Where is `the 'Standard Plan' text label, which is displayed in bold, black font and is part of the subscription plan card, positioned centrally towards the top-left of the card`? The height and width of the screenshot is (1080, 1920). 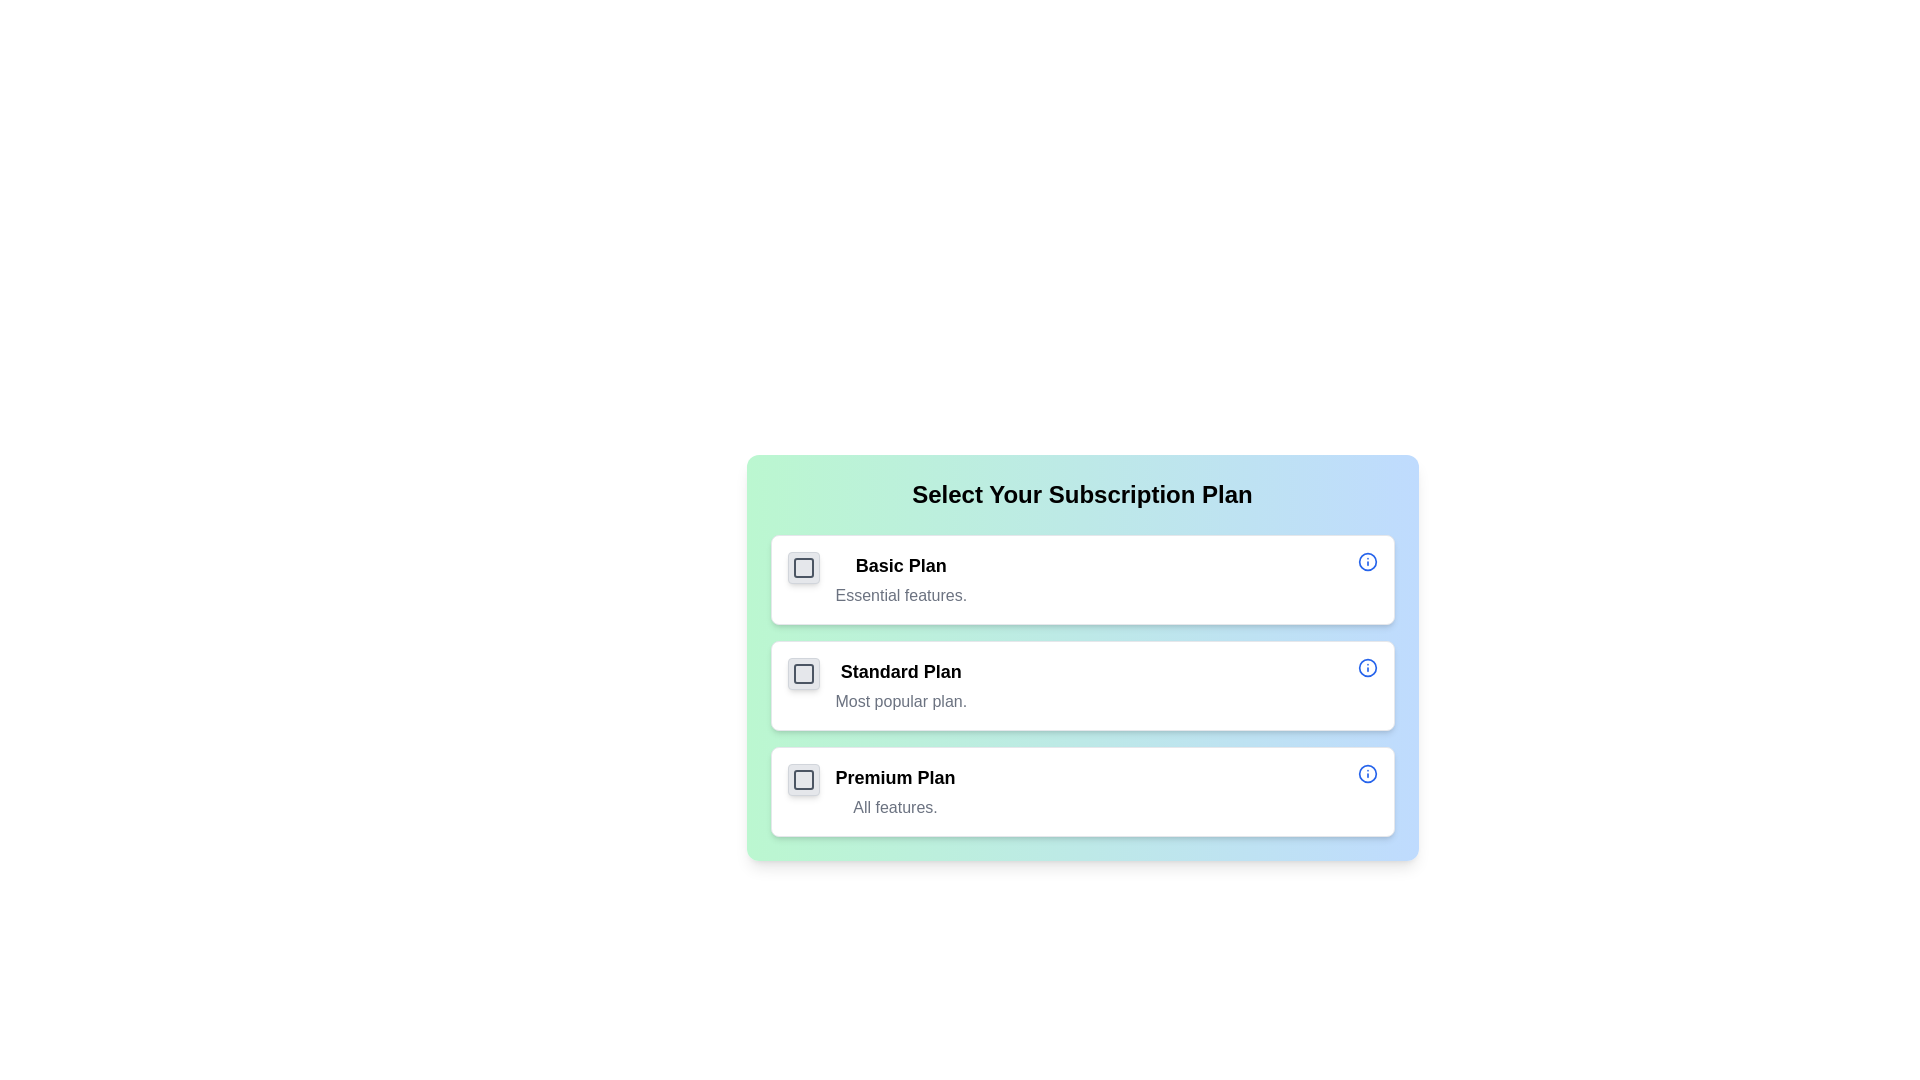
the 'Standard Plan' text label, which is displayed in bold, black font and is part of the subscription plan card, positioned centrally towards the top-left of the card is located at coordinates (900, 671).